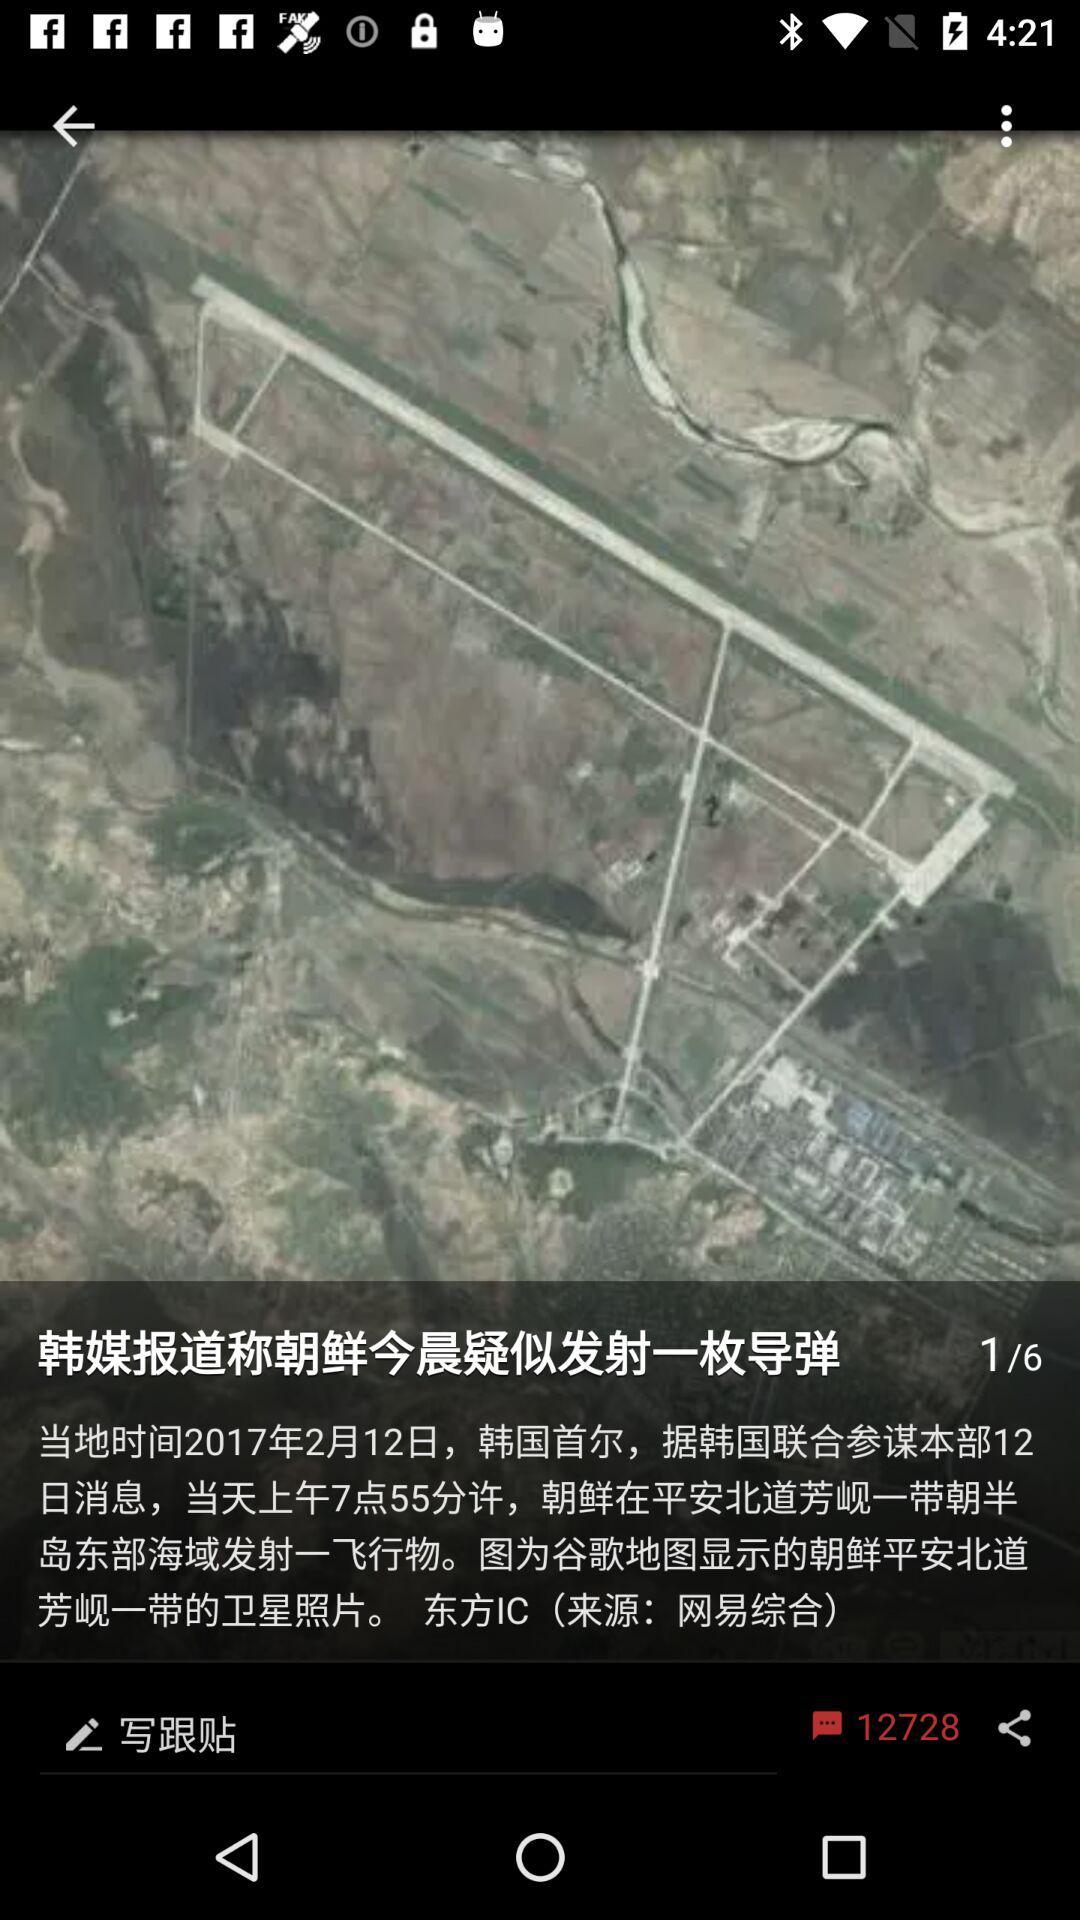  What do you see at coordinates (1014, 1727) in the screenshot?
I see `the share icon` at bounding box center [1014, 1727].